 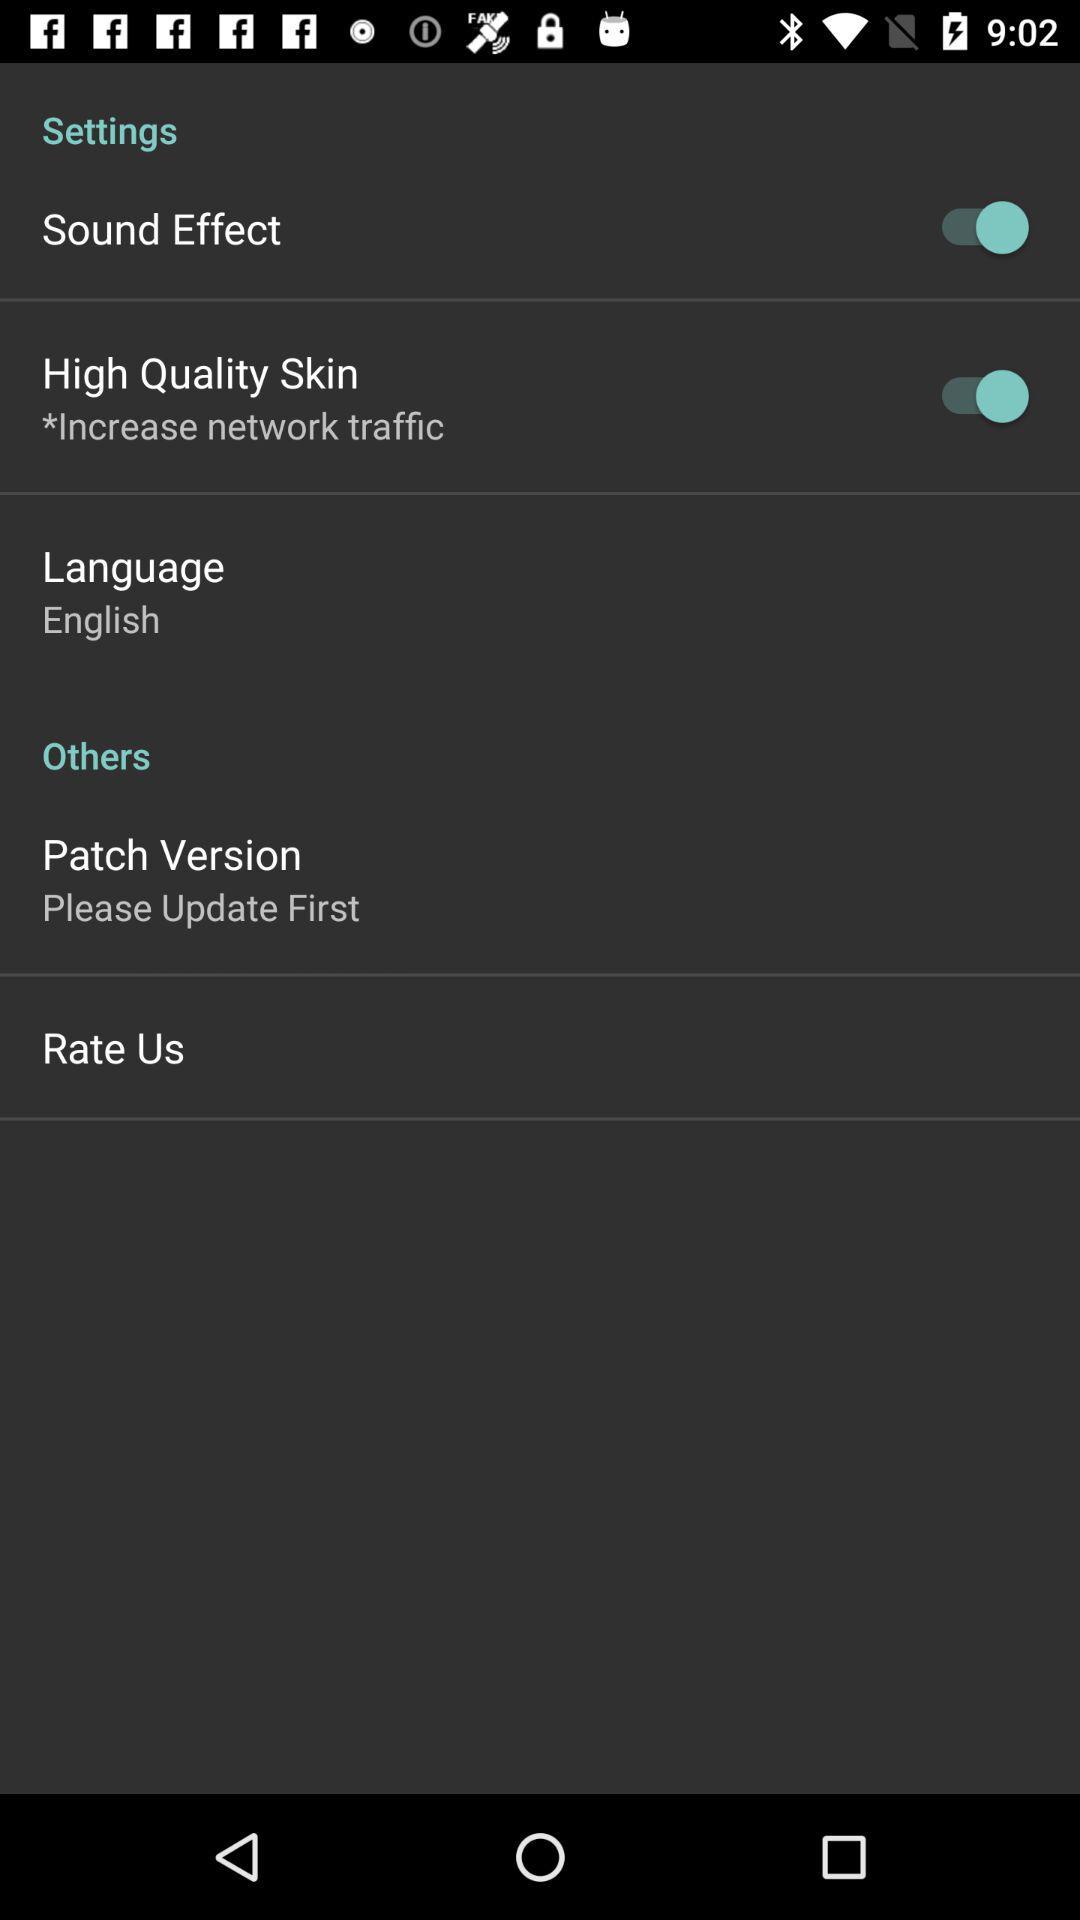 I want to click on the app above the language app, so click(x=242, y=424).